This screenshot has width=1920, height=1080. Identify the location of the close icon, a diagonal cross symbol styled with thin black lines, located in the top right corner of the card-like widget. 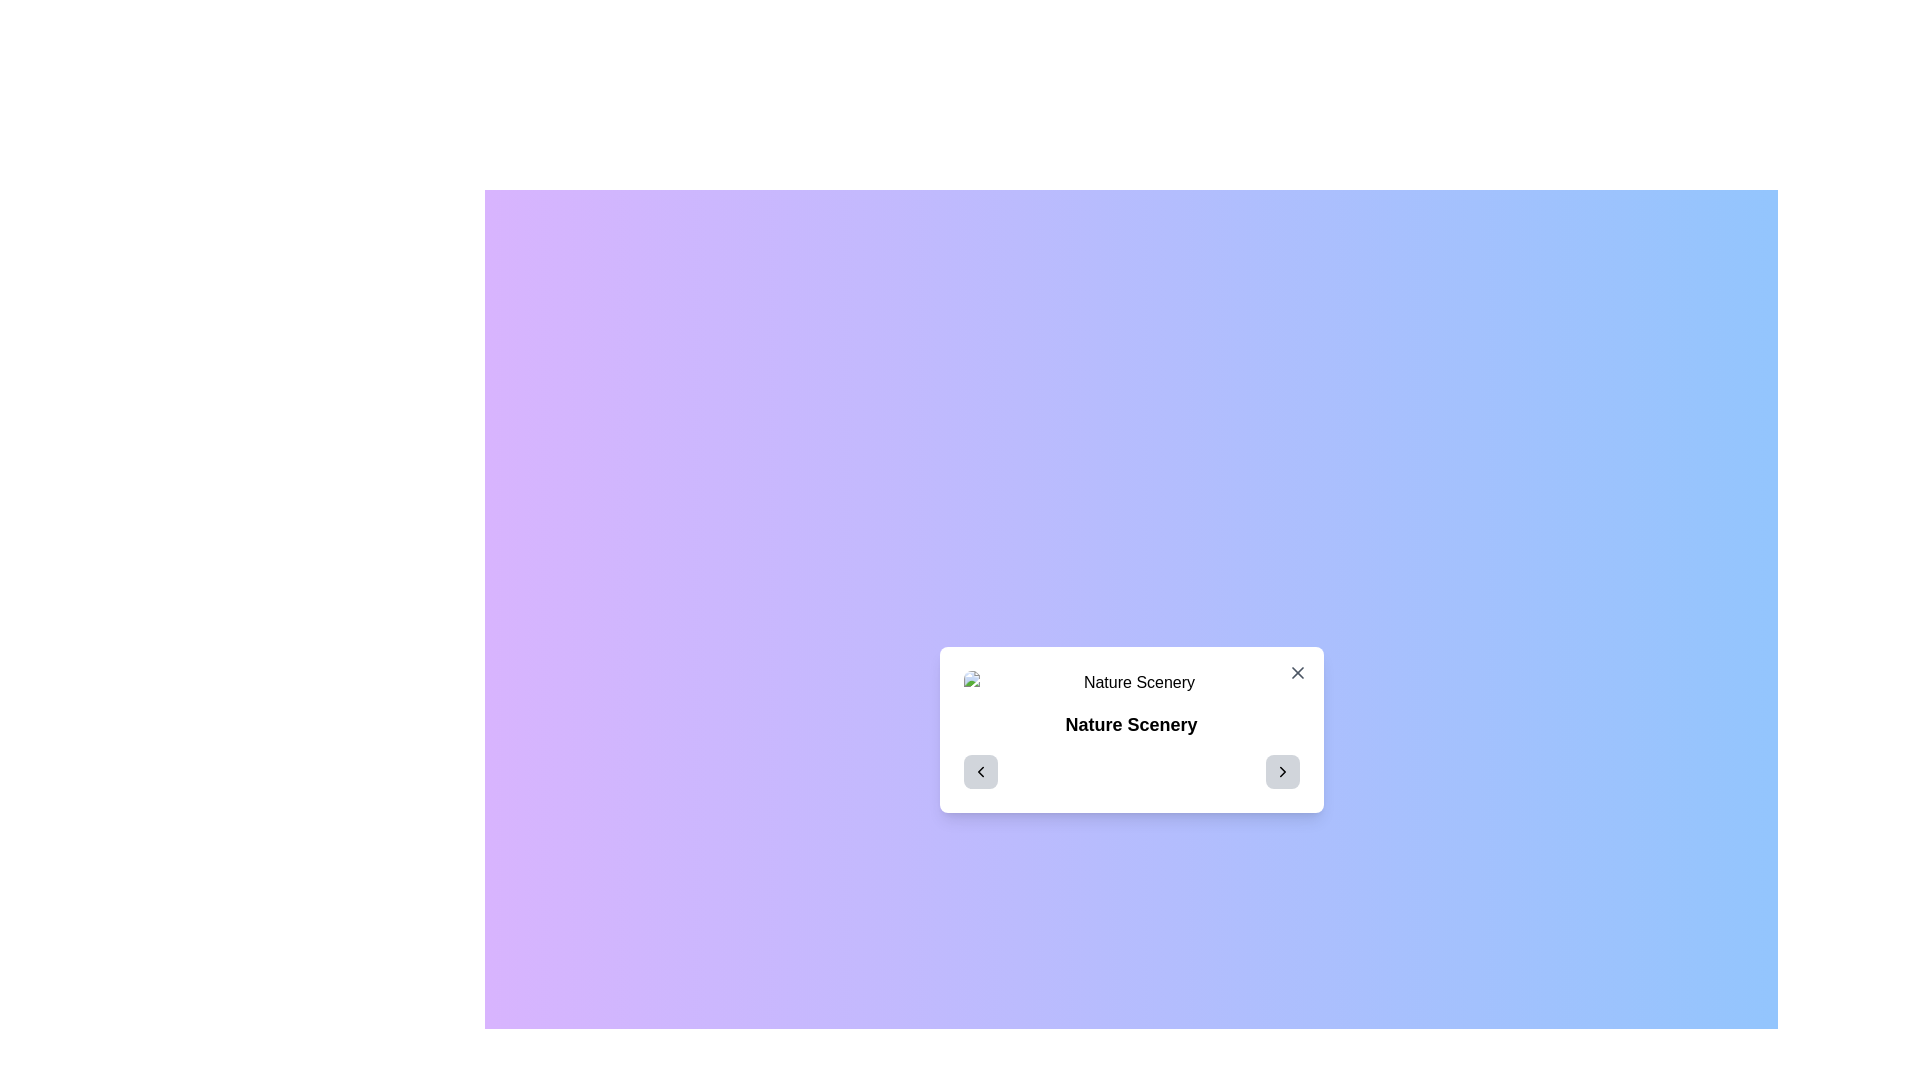
(1297, 672).